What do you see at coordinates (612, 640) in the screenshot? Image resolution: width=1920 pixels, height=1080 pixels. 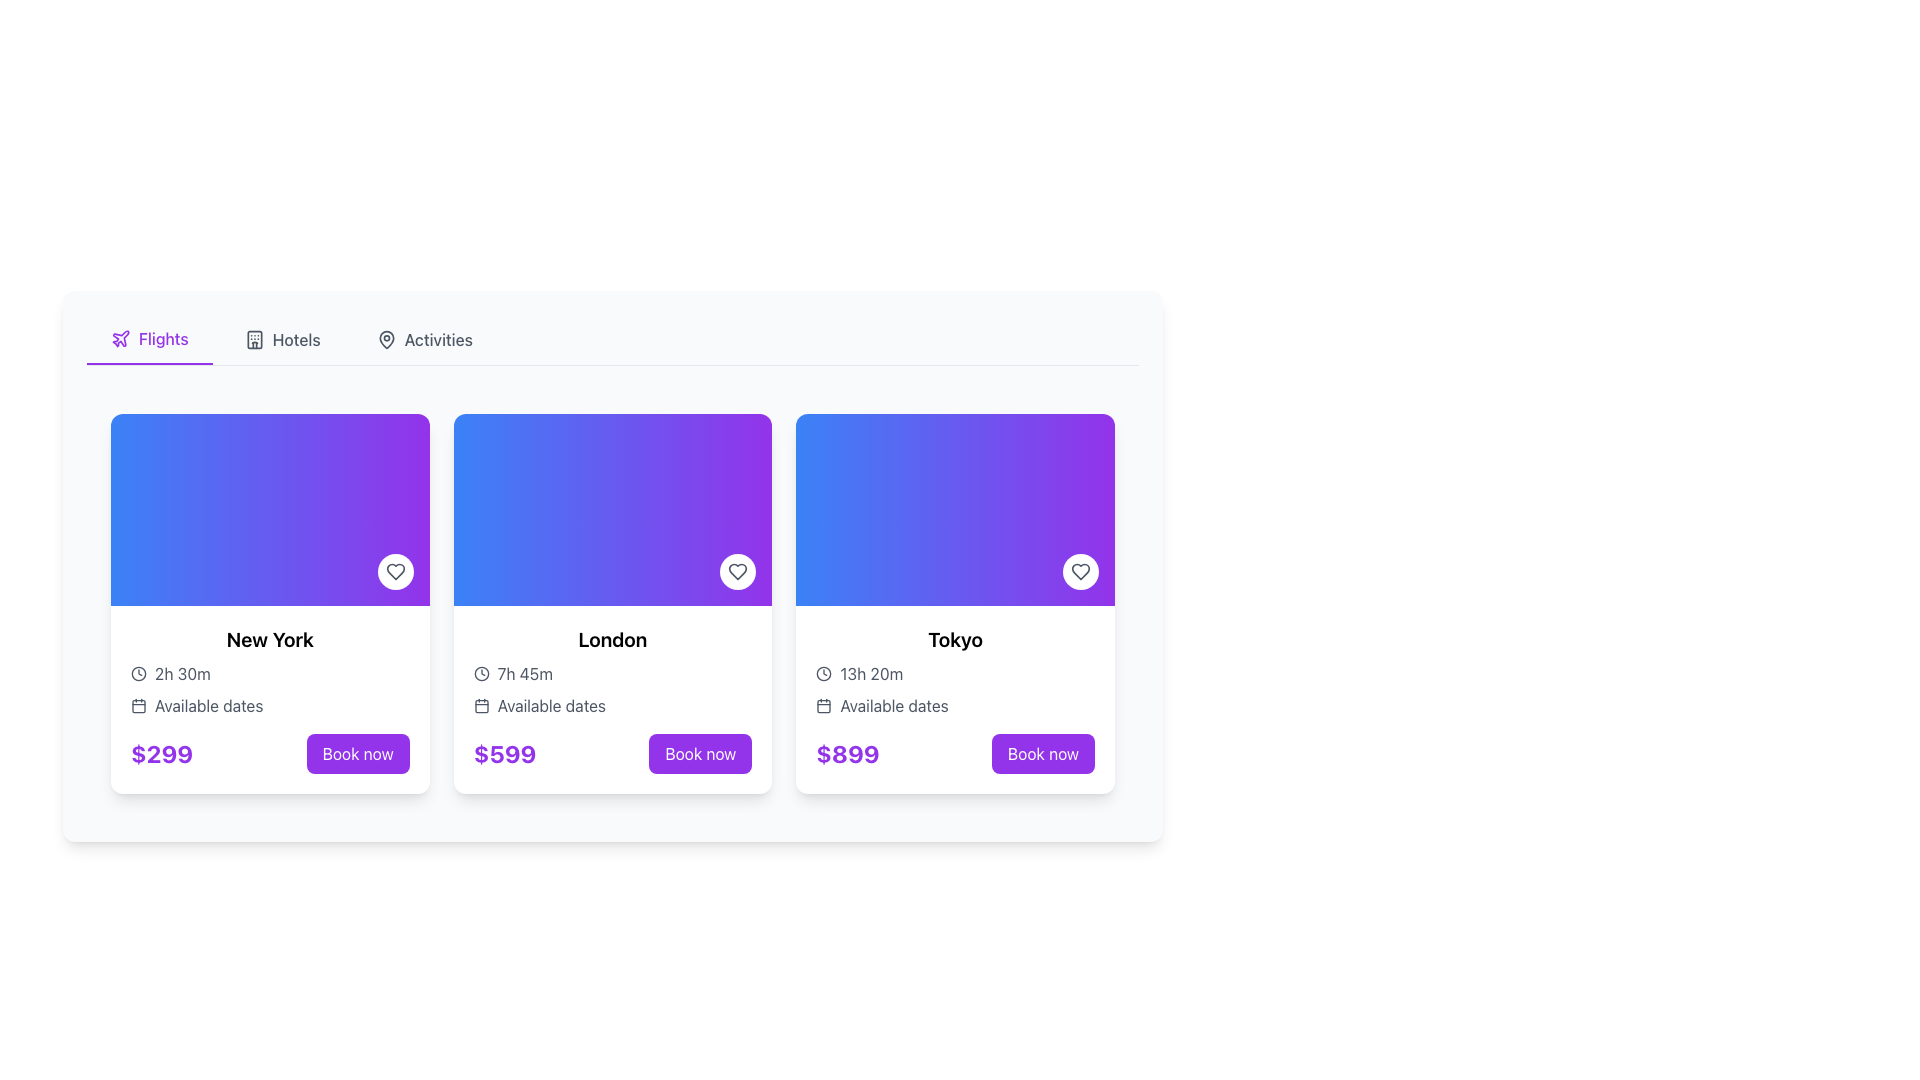 I see `text content of the heading that displays 'London' prominently in a large and bold font style, located in the center panel of the second card near the top portion below the main image` at bounding box center [612, 640].